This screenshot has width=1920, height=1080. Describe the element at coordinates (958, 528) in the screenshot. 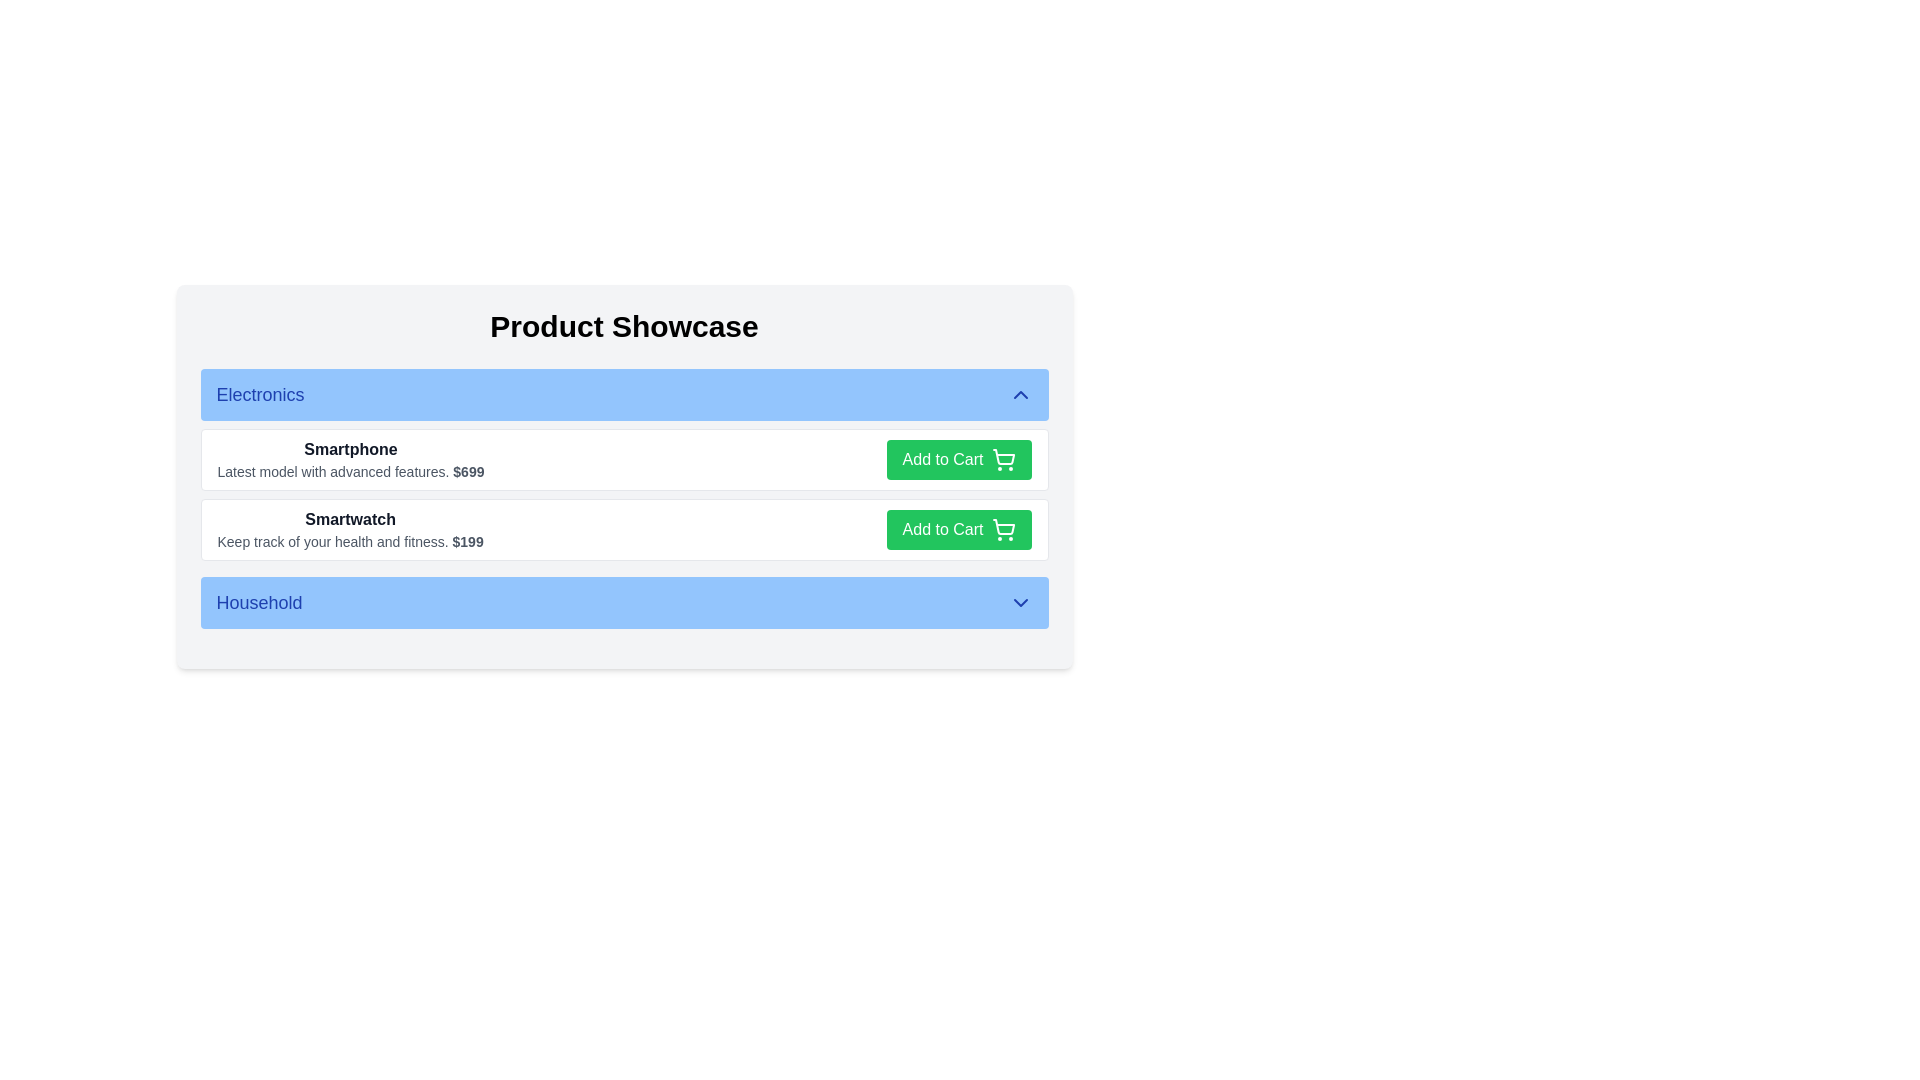

I see `the green 'Add to Cart' button with white text and a shopping cart icon located in the bottom-right corner of the product detail card for the 'Smartwatch'` at that location.